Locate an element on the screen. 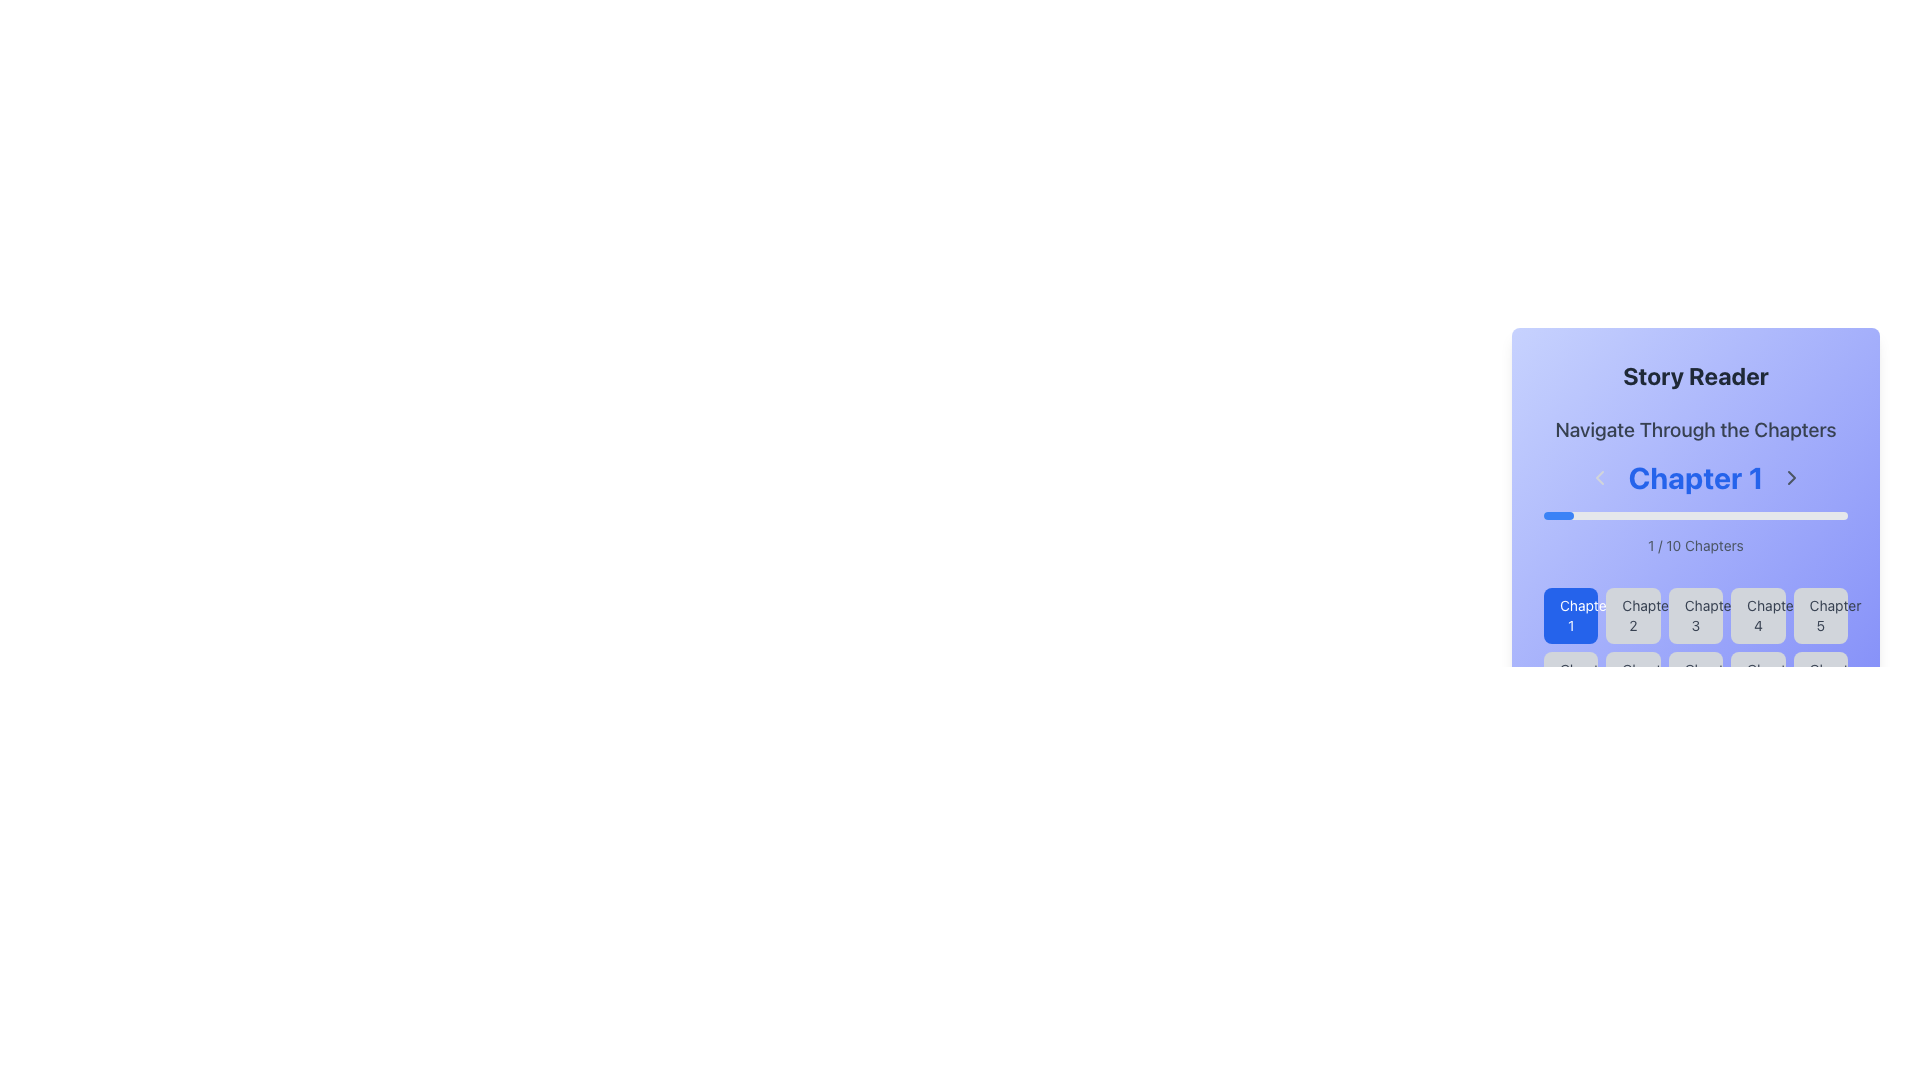 The height and width of the screenshot is (1080, 1920). the horizontal progress bar located below 'Chapter 1' and above '1 / 10 Chapters', which has a light gray background and a blue-filled section indicating progress is located at coordinates (1694, 515).